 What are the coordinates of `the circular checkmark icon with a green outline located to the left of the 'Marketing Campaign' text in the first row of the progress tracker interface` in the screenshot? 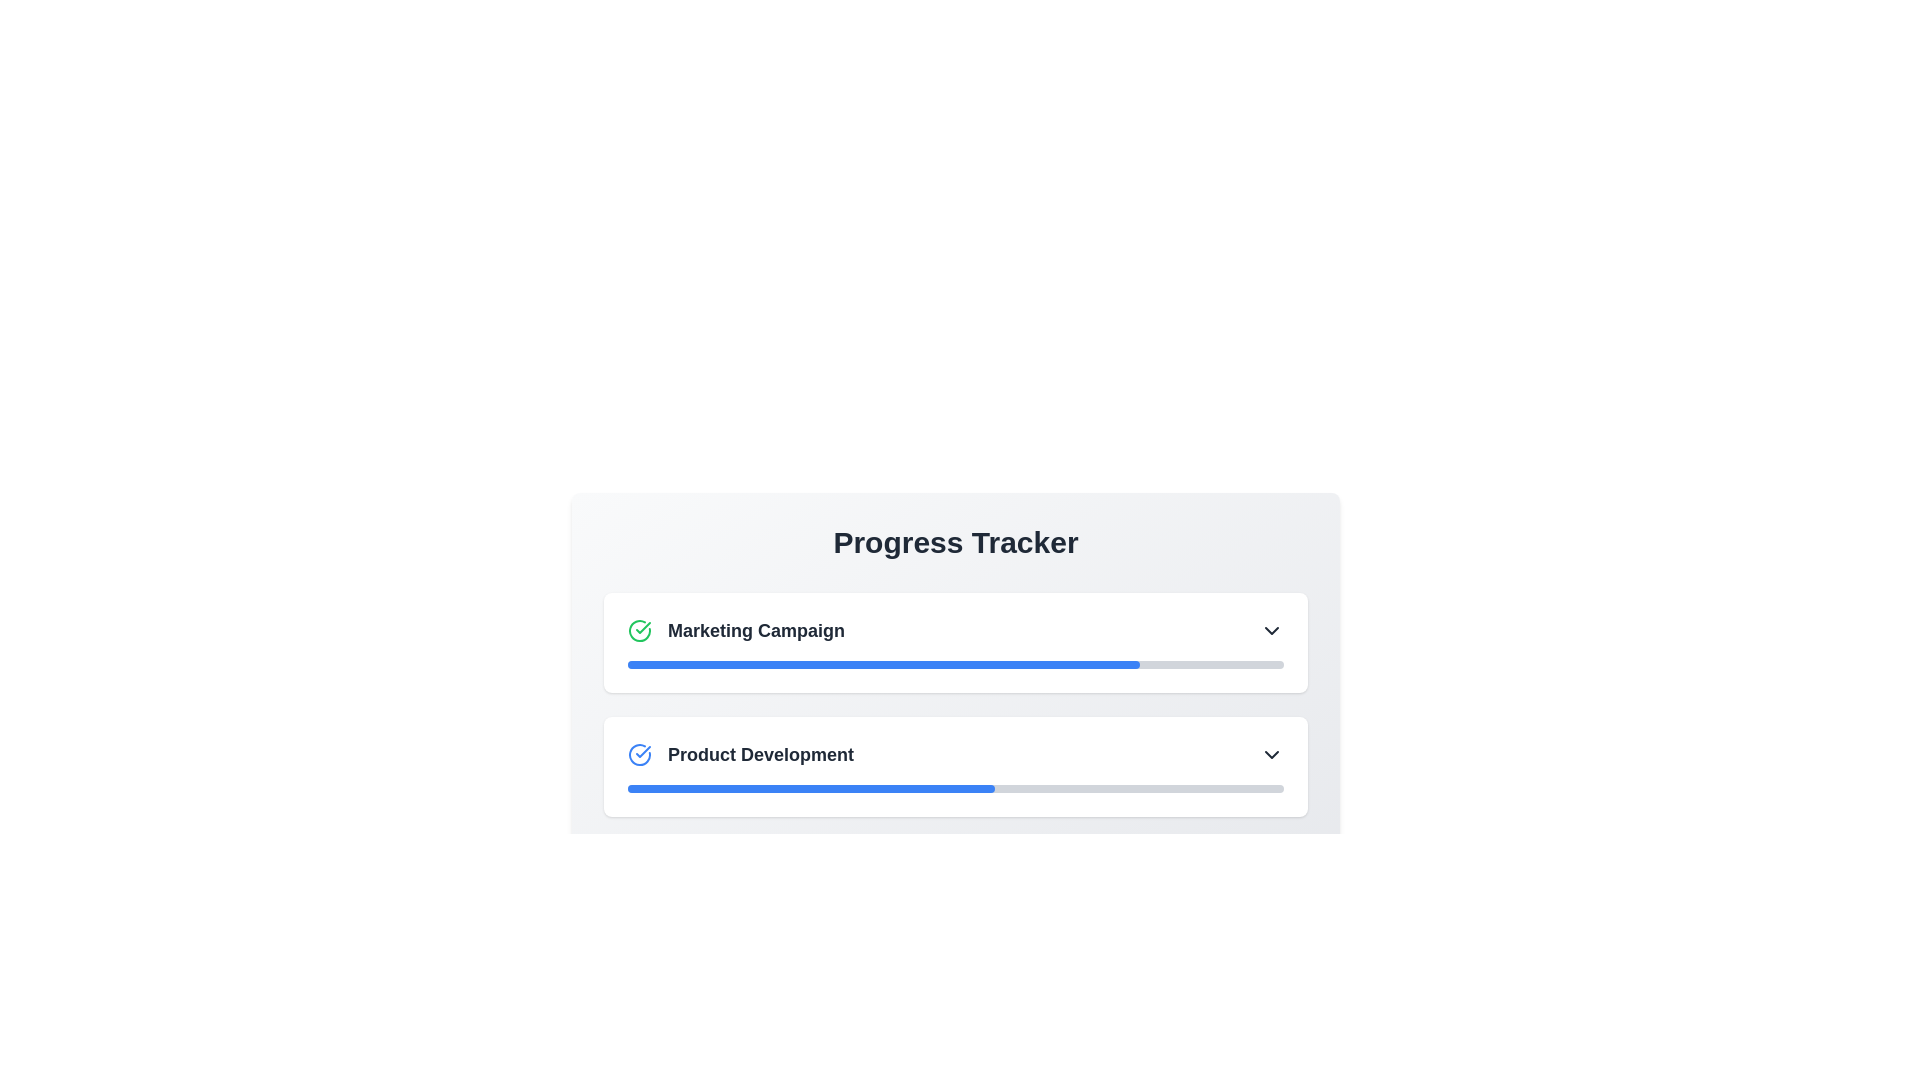 It's located at (638, 631).